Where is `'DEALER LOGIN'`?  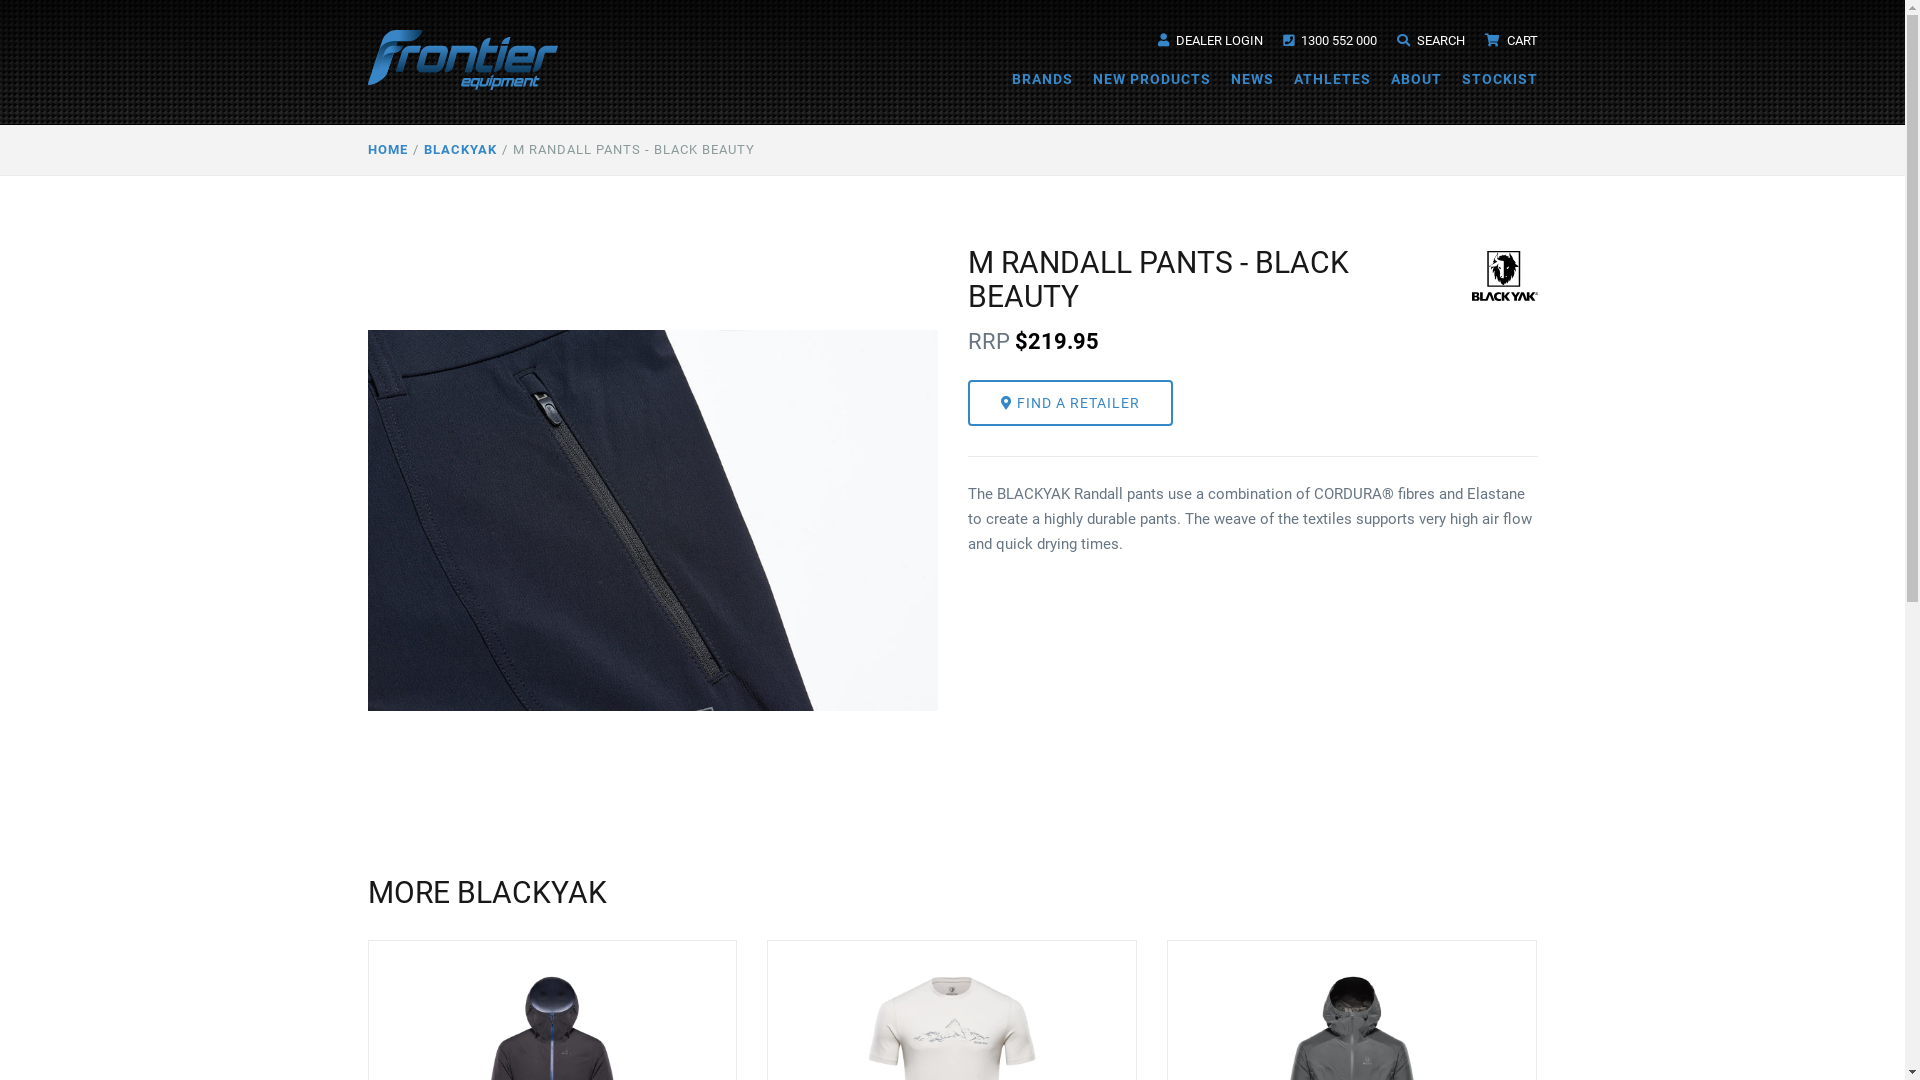 'DEALER LOGIN' is located at coordinates (1209, 40).